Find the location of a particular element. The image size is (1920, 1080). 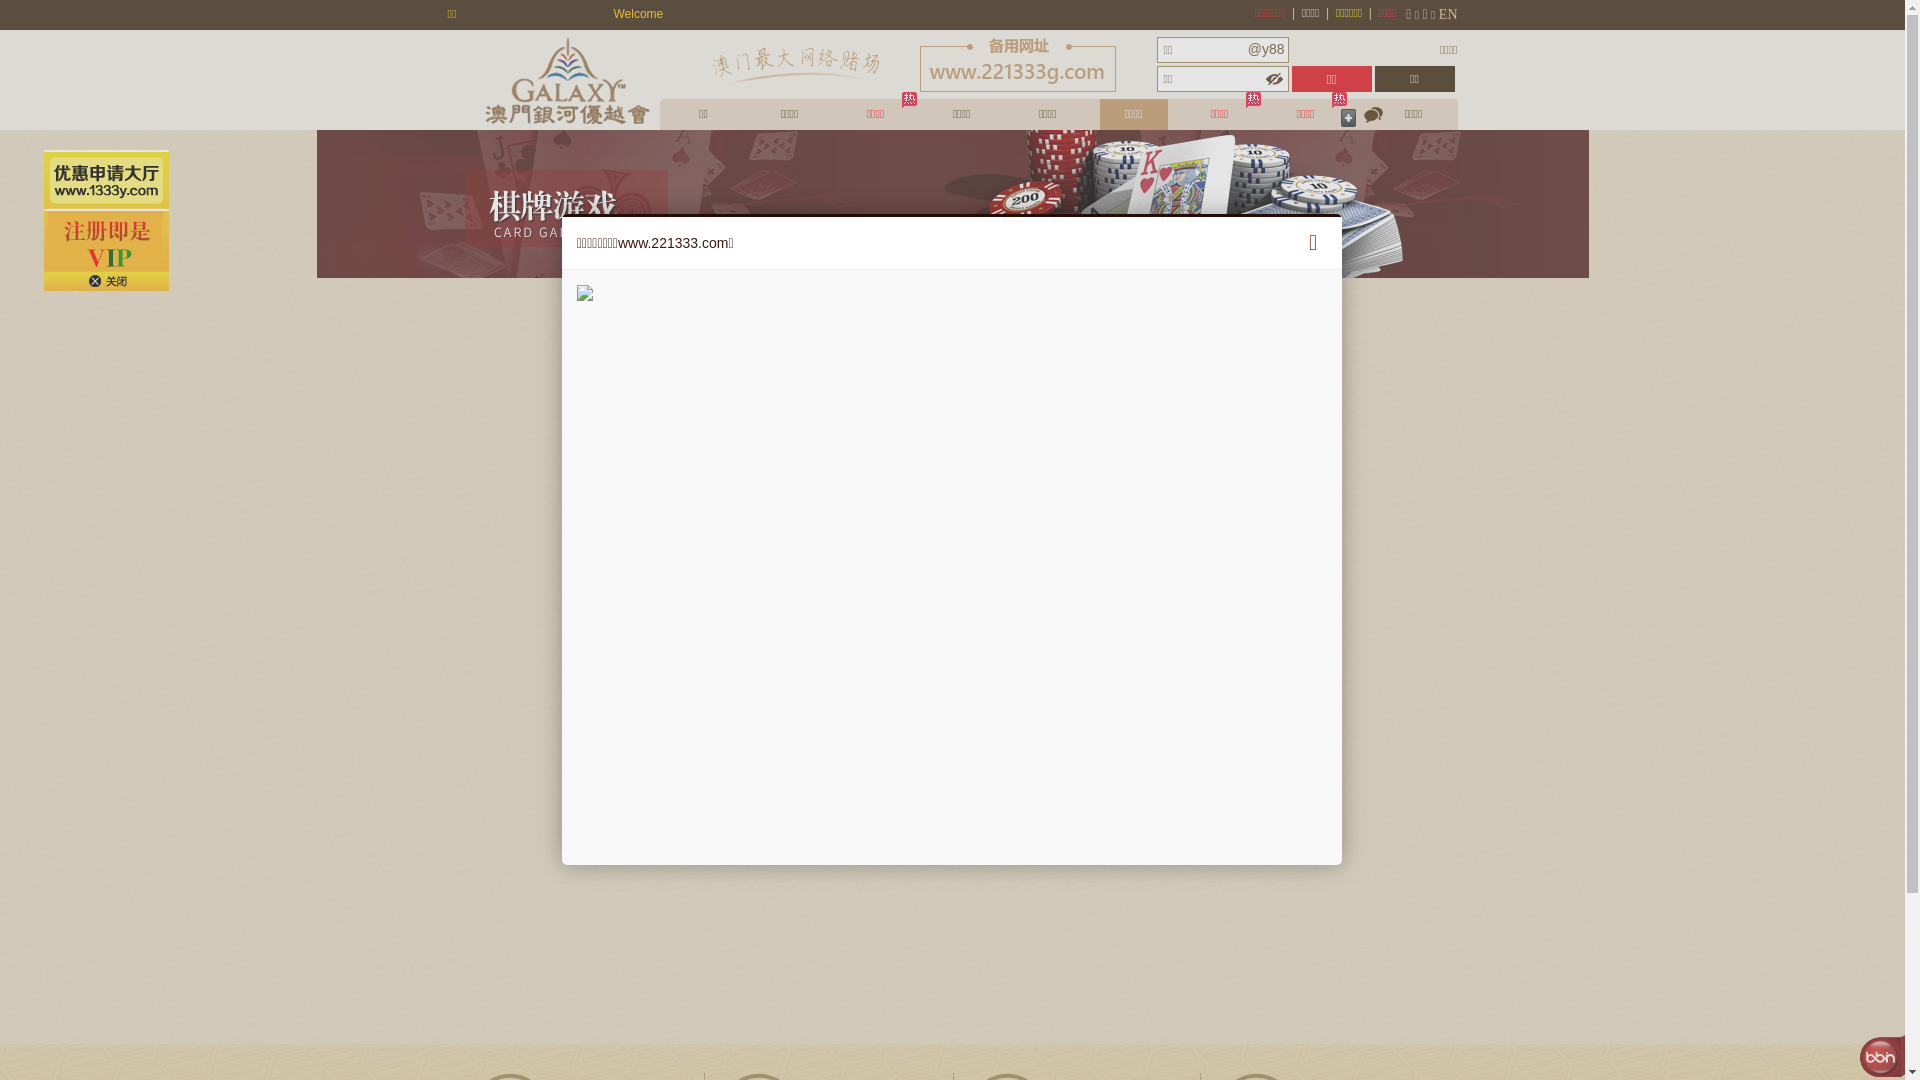

'EN' is located at coordinates (1448, 14).